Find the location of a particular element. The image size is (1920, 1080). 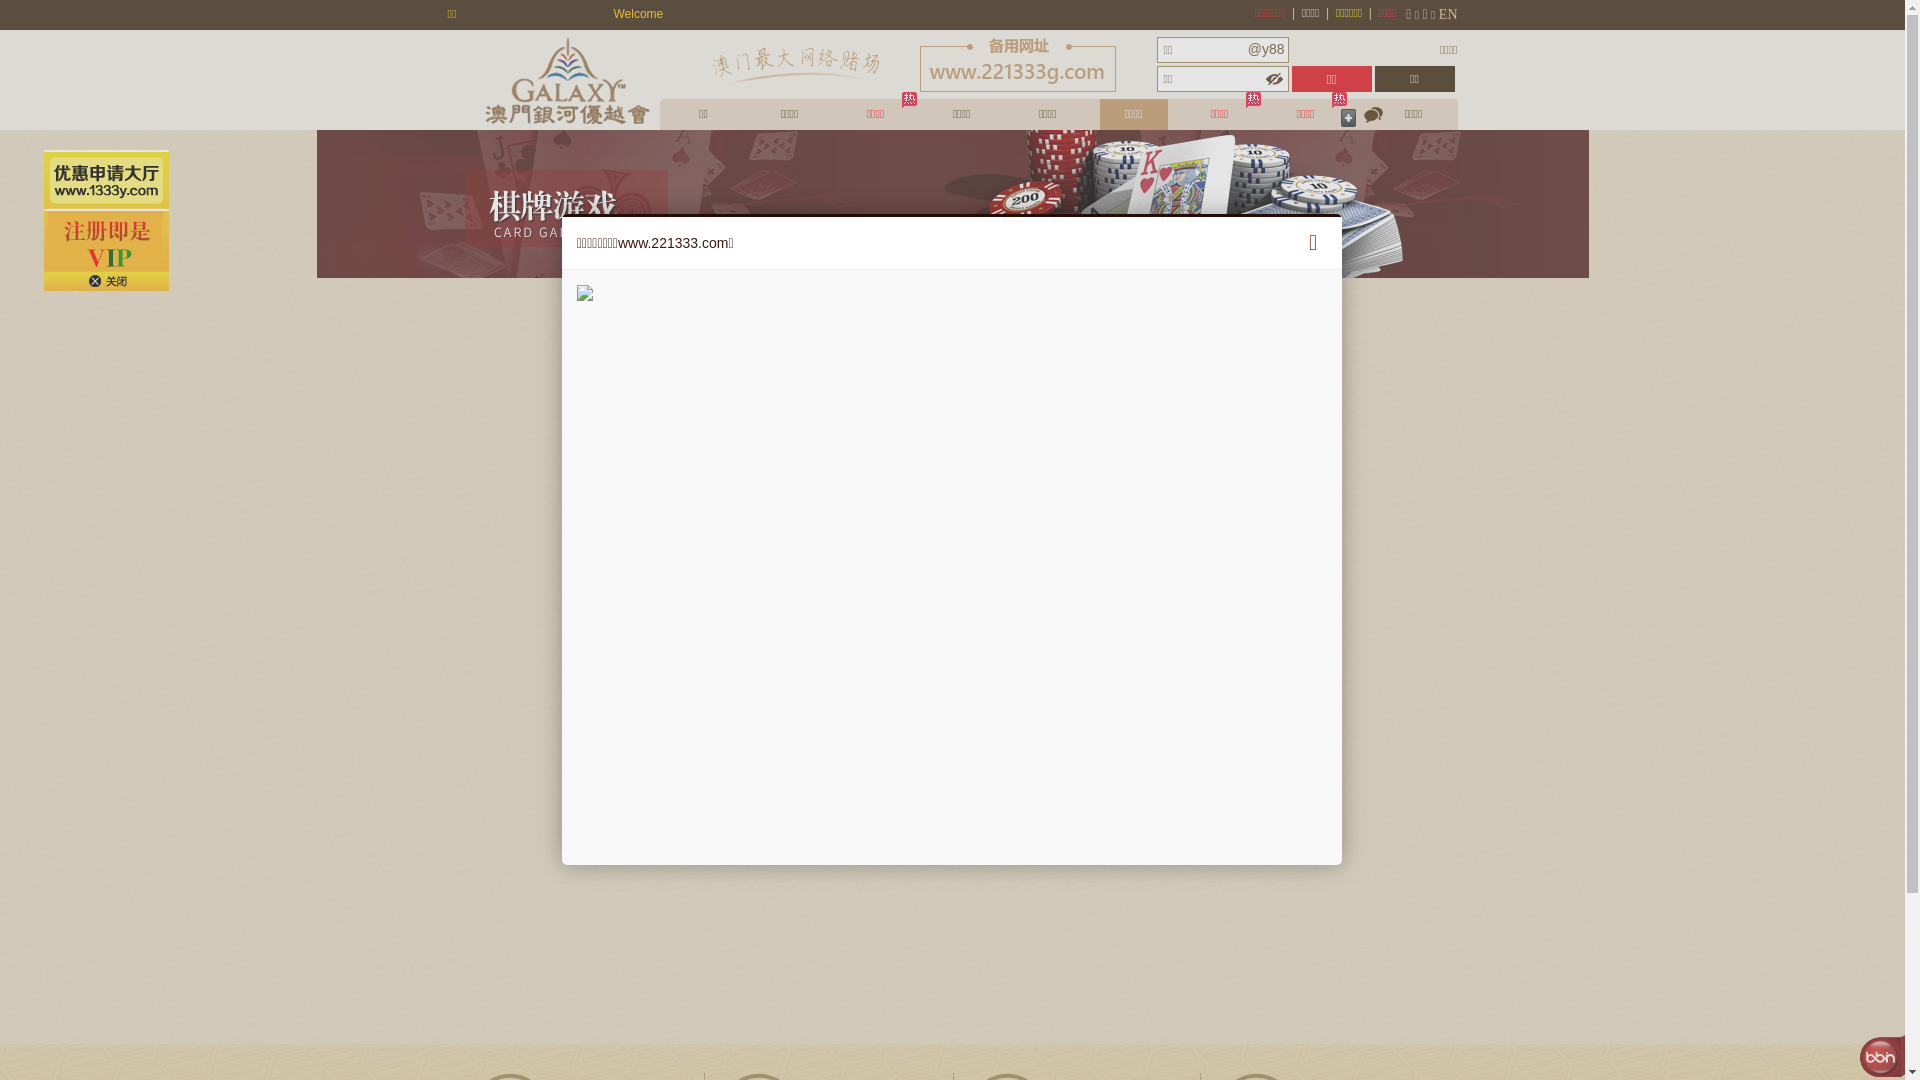

'EN' is located at coordinates (1448, 14).